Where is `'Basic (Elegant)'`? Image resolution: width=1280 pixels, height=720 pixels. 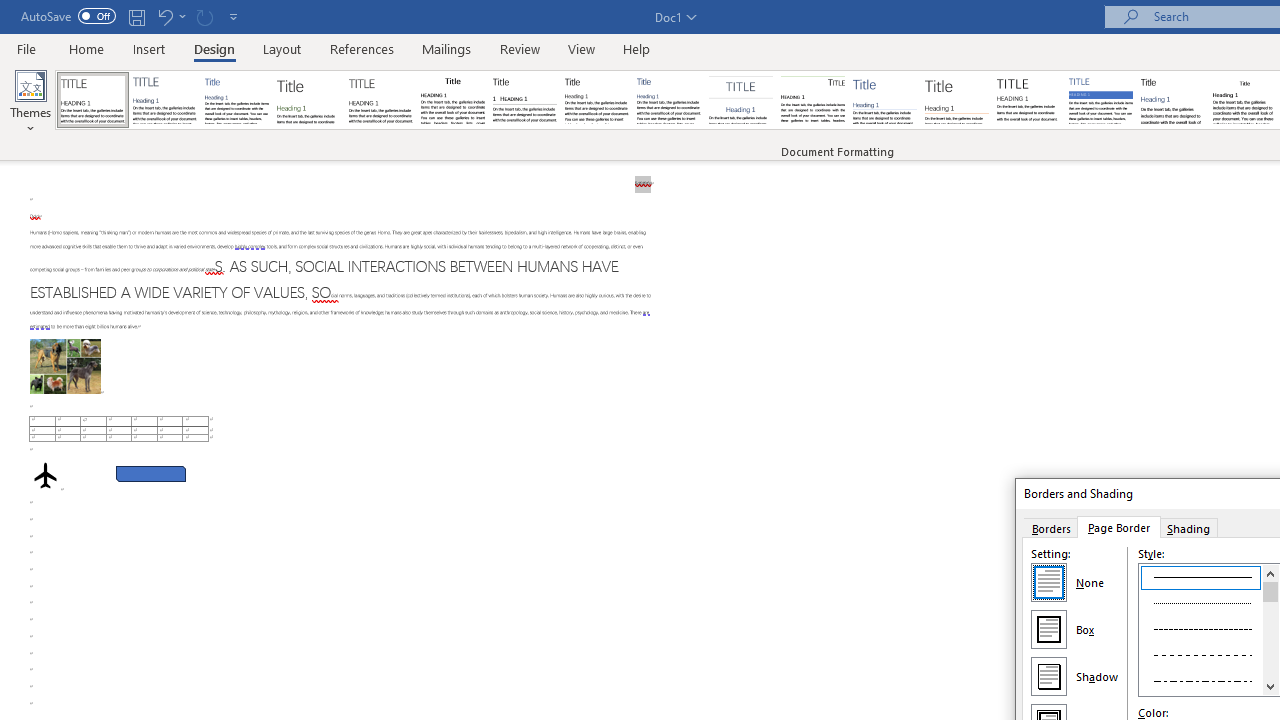 'Basic (Elegant)' is located at coordinates (165, 100).